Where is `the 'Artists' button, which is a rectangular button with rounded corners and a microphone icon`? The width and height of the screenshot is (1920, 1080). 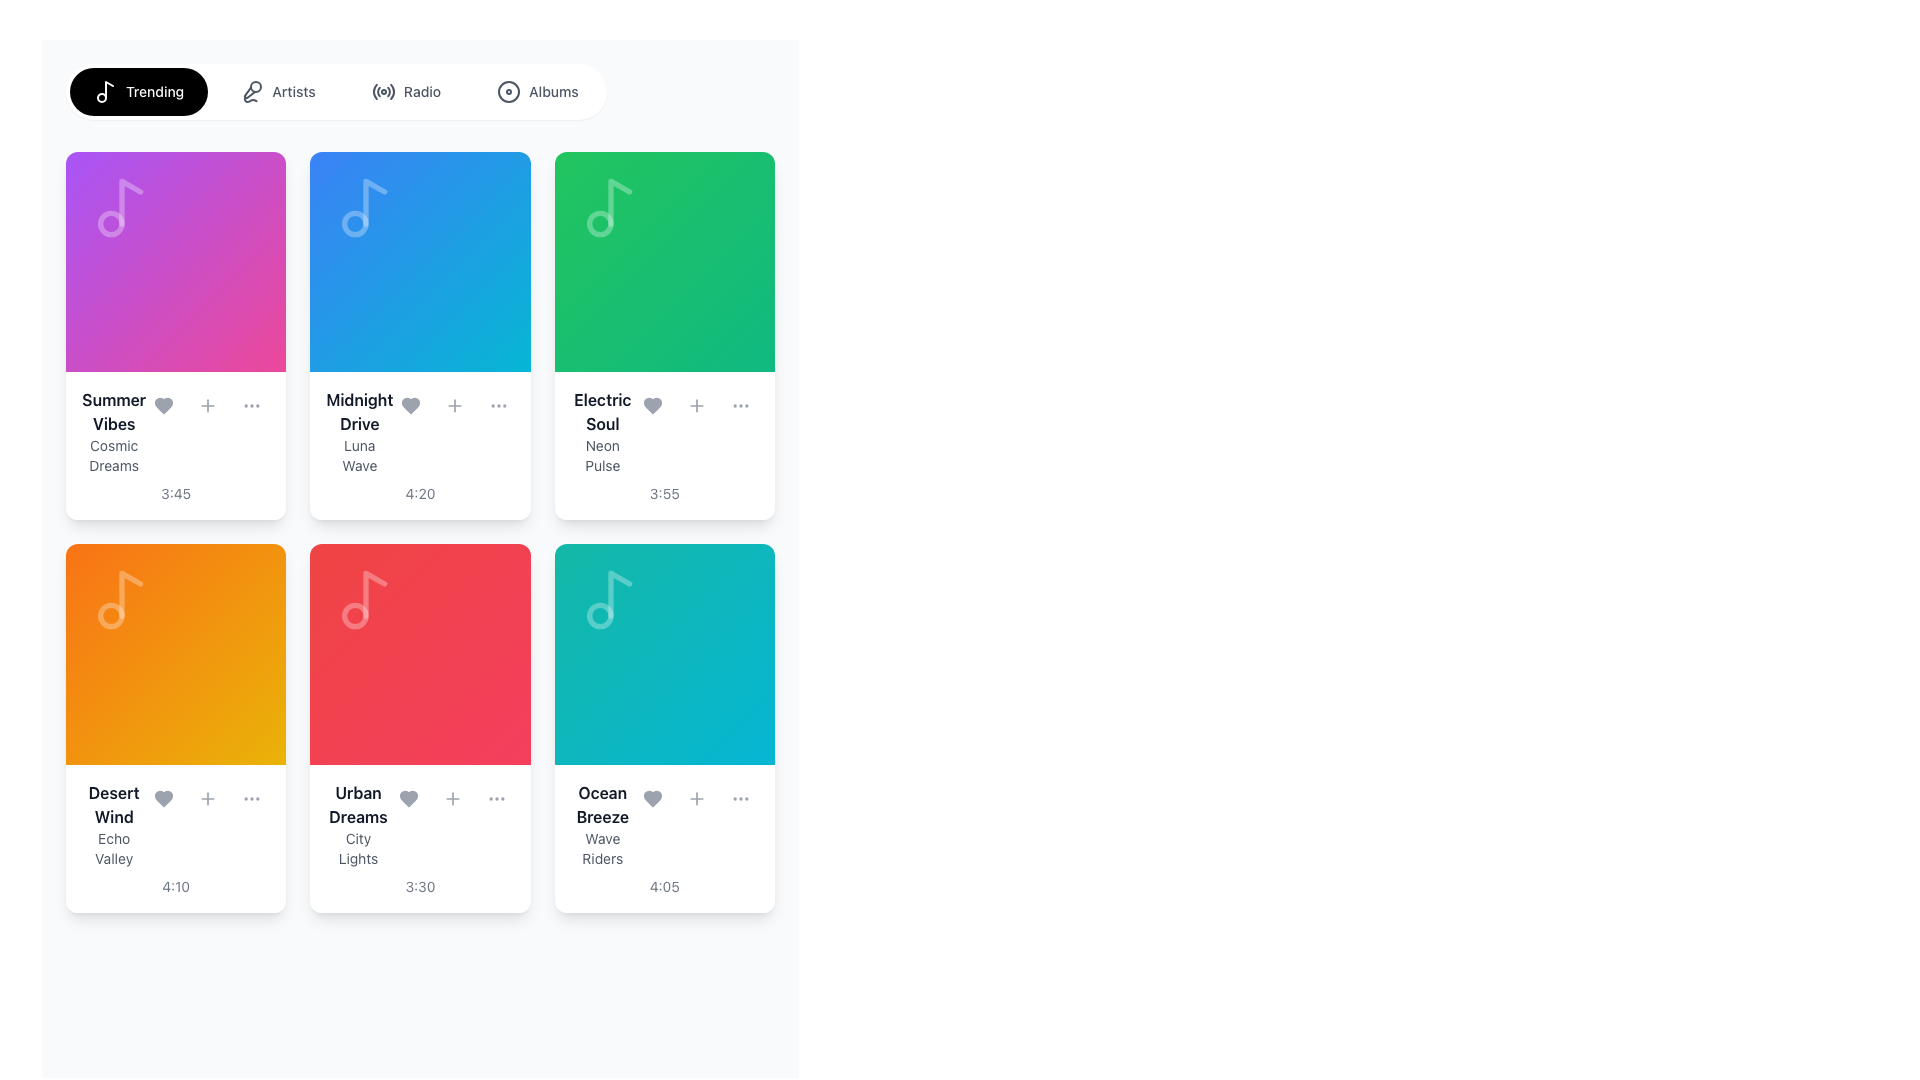
the 'Artists' button, which is a rectangular button with rounded corners and a microphone icon is located at coordinates (277, 92).